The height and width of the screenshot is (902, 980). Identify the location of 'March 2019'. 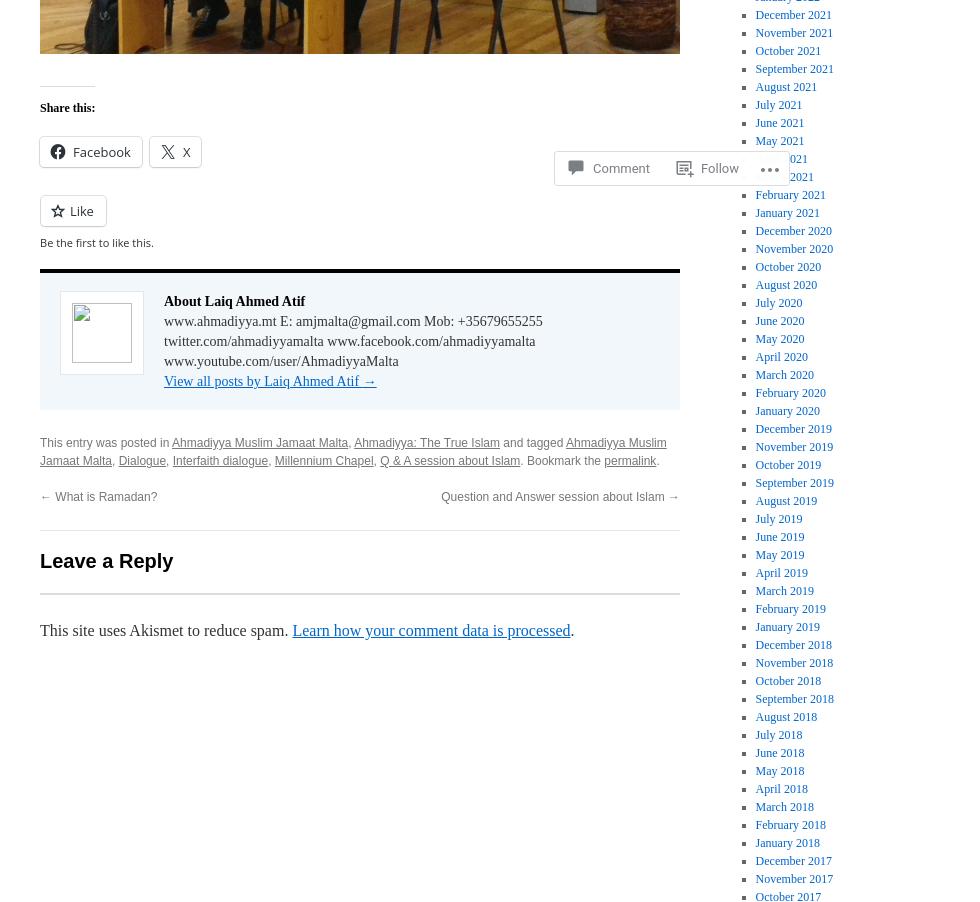
(784, 589).